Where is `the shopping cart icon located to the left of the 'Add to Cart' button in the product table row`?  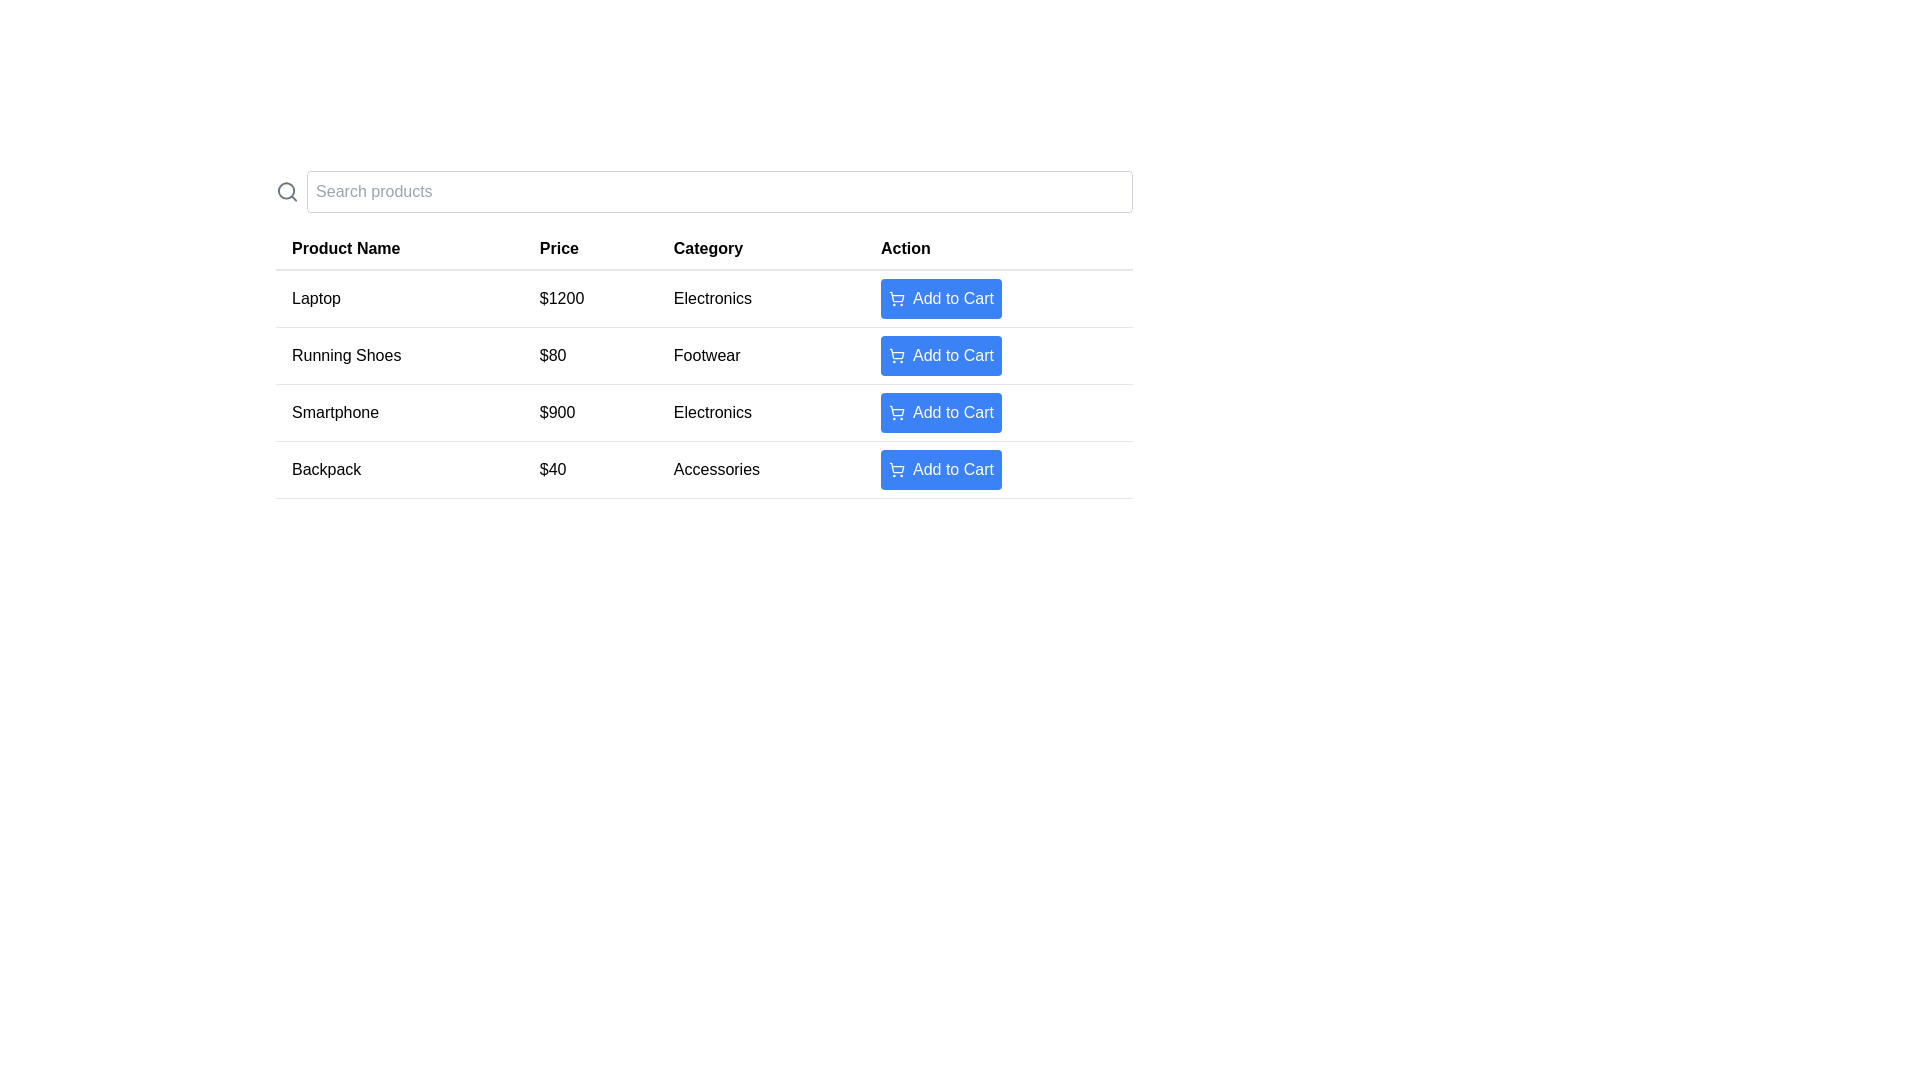
the shopping cart icon located to the left of the 'Add to Cart' button in the product table row is located at coordinates (896, 299).